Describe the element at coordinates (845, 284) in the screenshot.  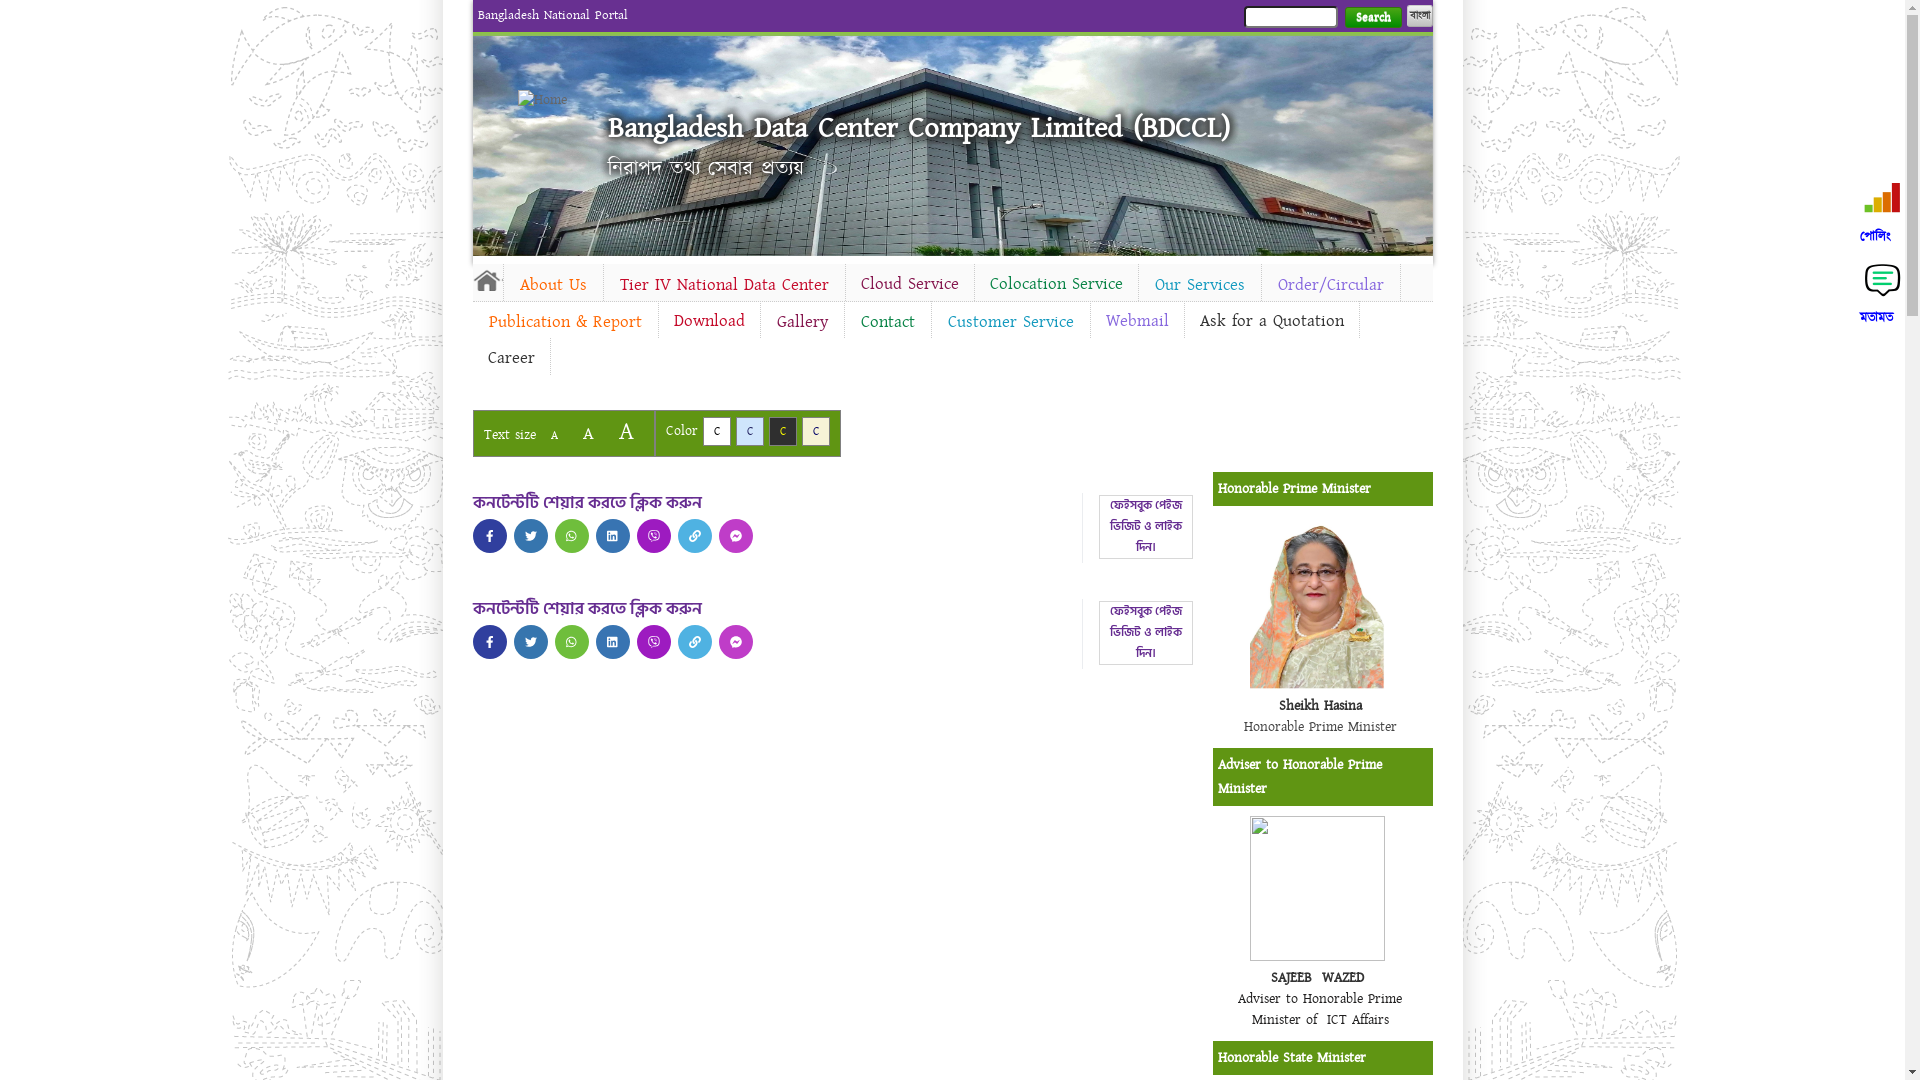
I see `'Cloud Service'` at that location.